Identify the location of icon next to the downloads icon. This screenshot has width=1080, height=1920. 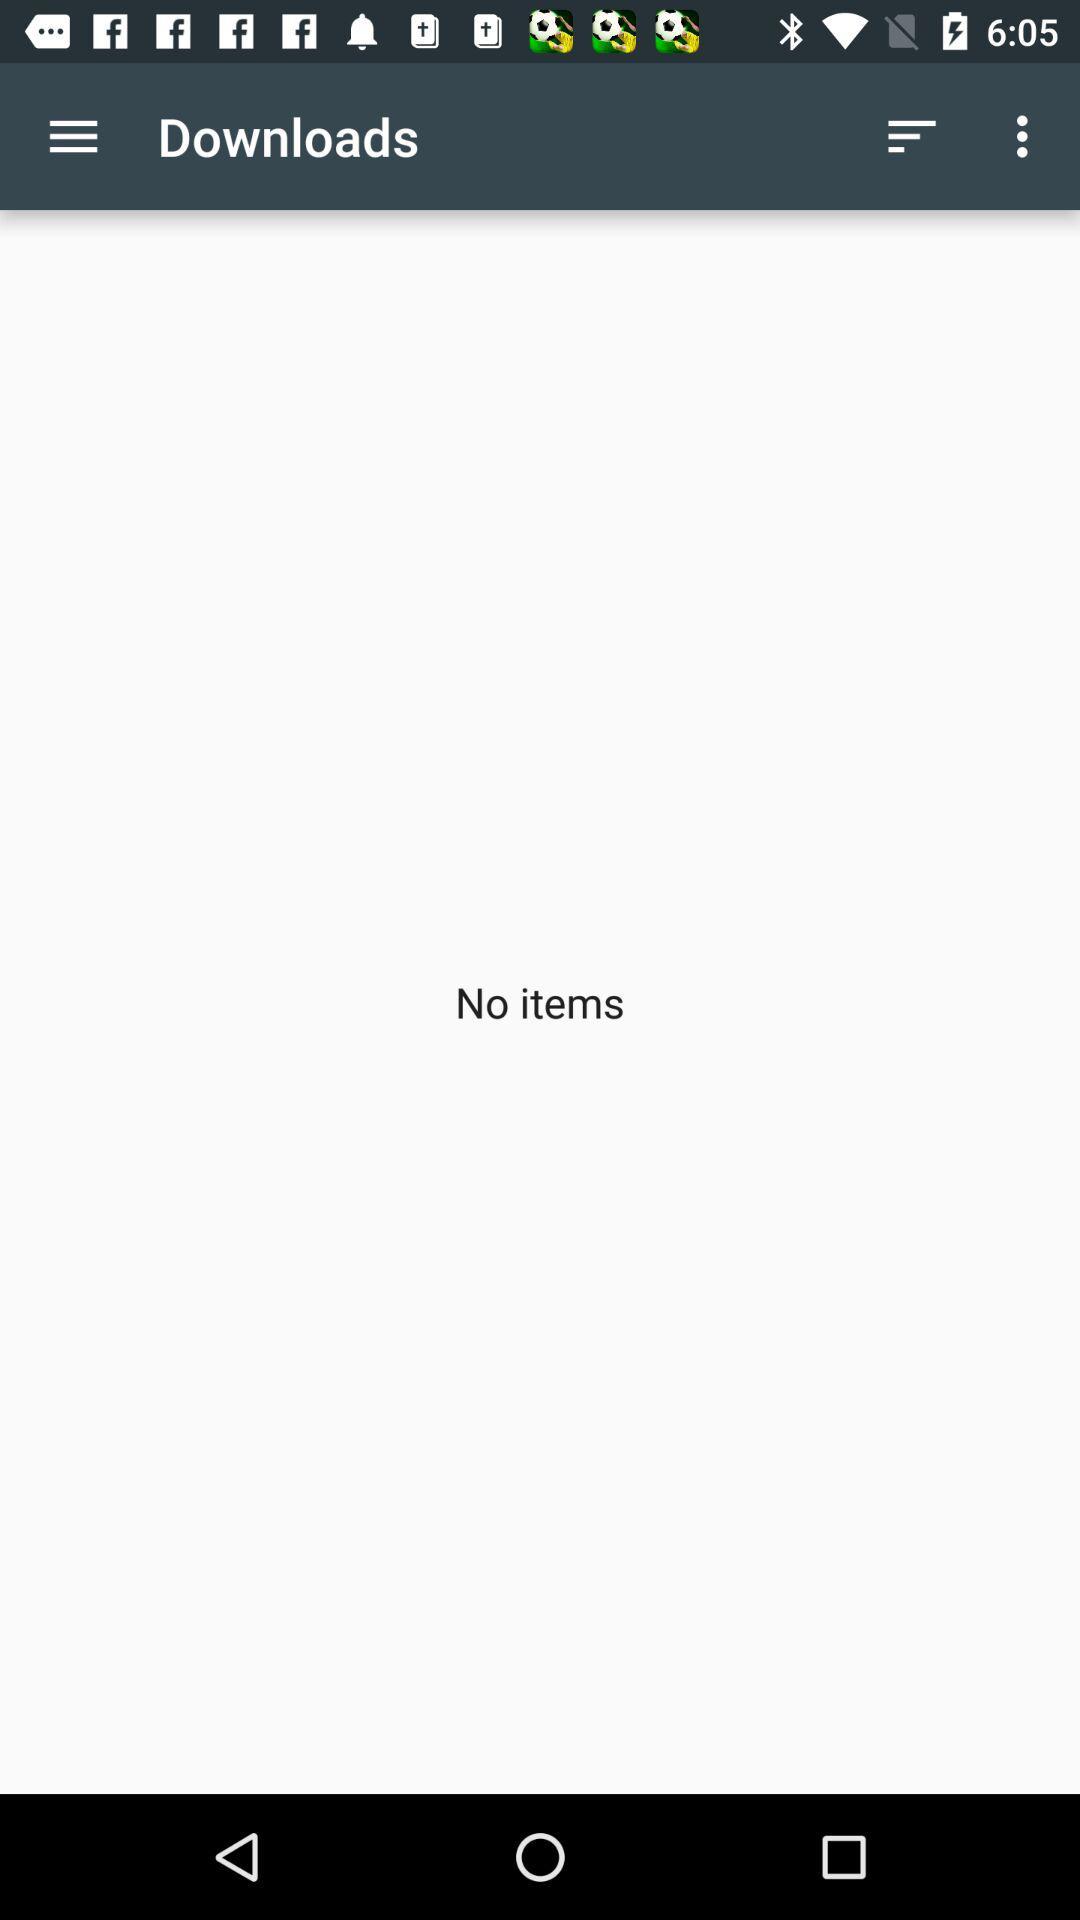
(911, 135).